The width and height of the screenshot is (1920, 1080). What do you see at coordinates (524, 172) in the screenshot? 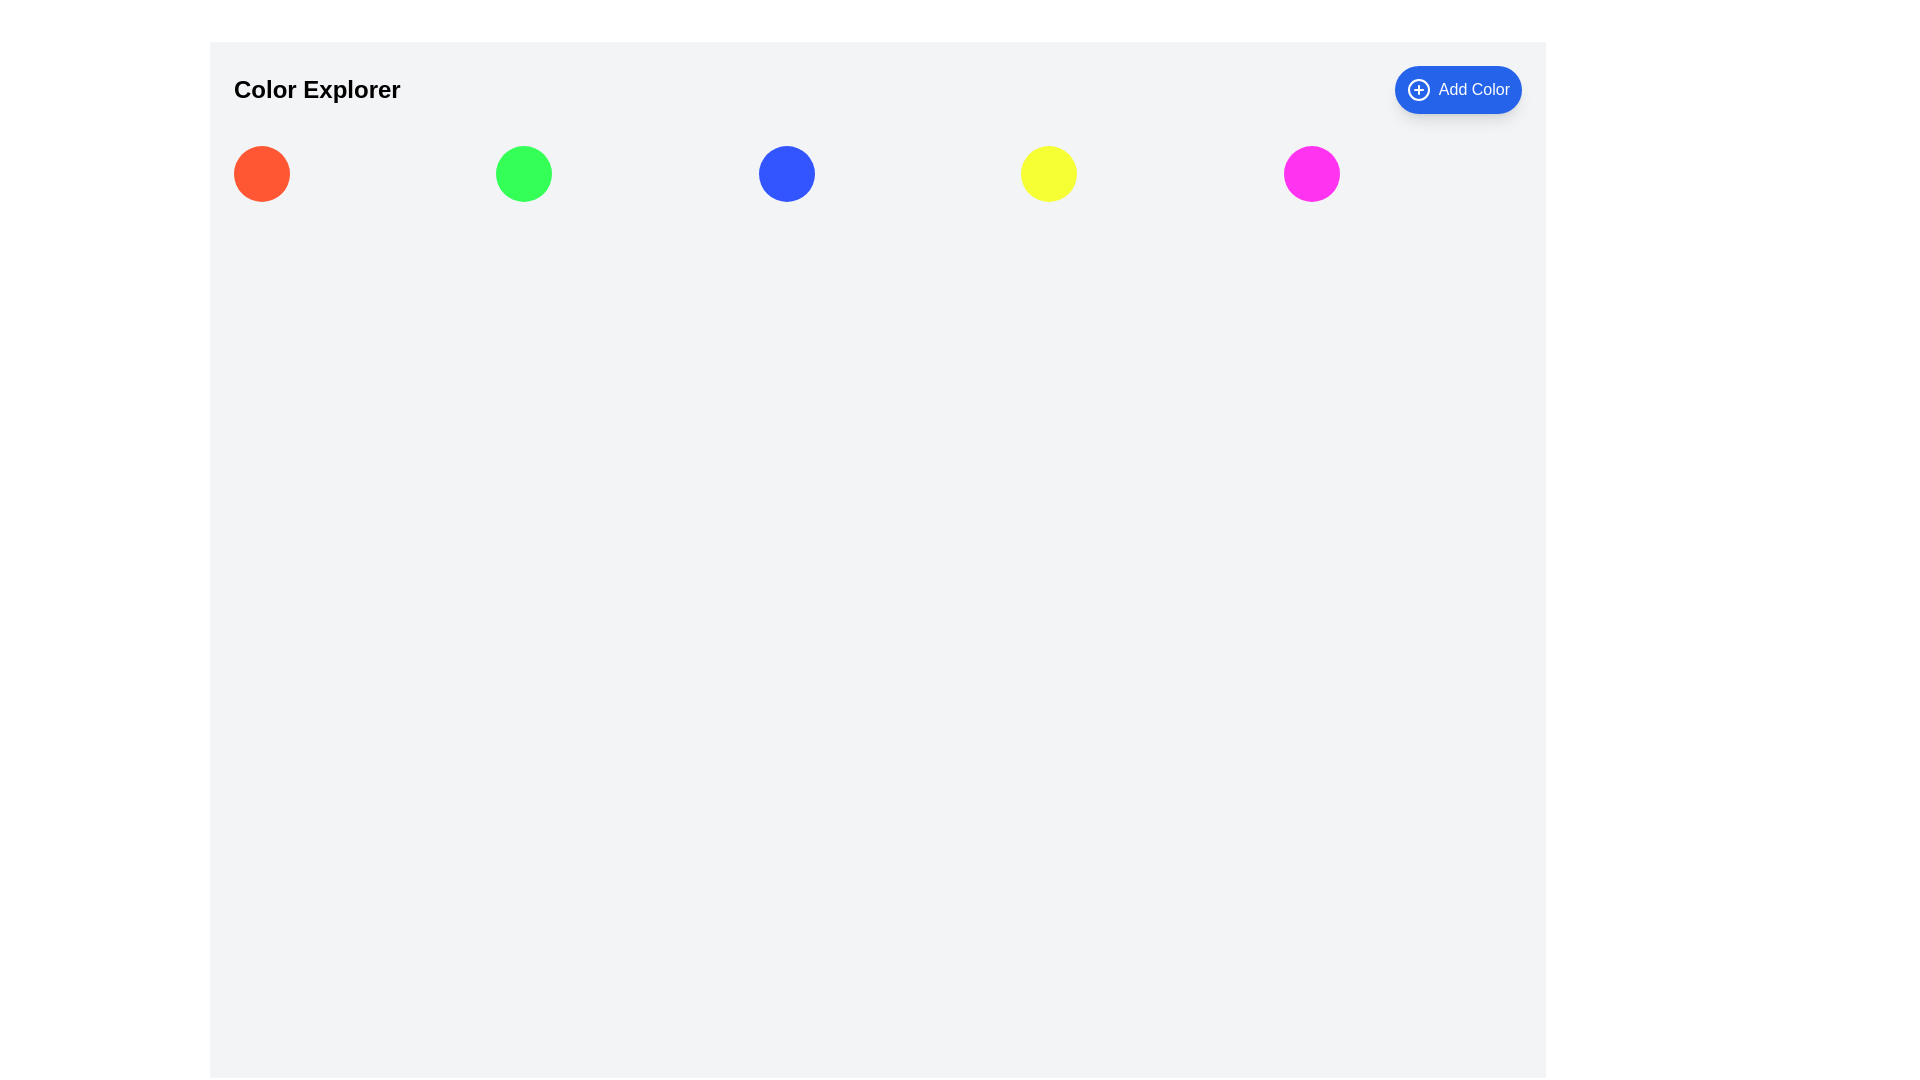
I see `the second circular element in the color picker interface` at bounding box center [524, 172].